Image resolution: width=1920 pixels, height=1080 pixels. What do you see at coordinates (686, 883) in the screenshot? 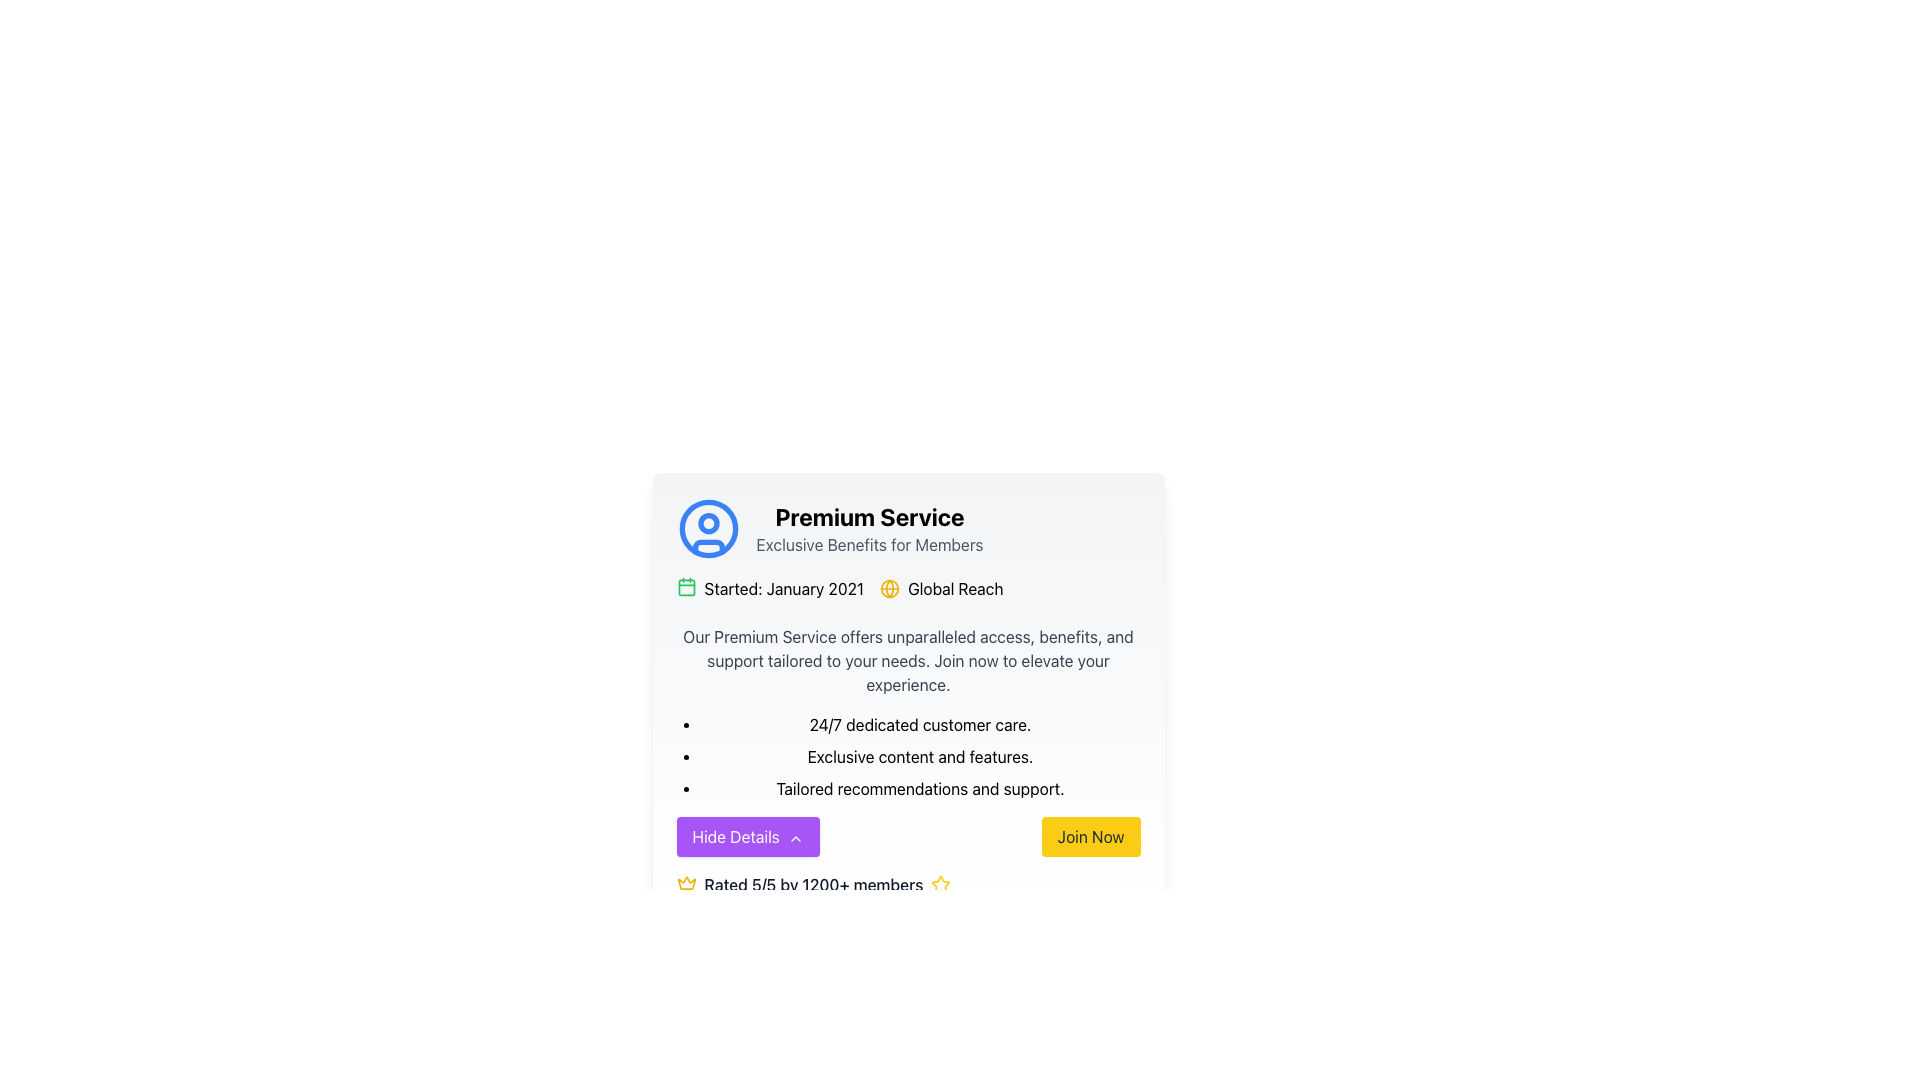
I see `the decorative icon representing prestige or excellence located in the bottom-left of the section containing the 'Rated 5/5 by 1200+ members' text` at bounding box center [686, 883].